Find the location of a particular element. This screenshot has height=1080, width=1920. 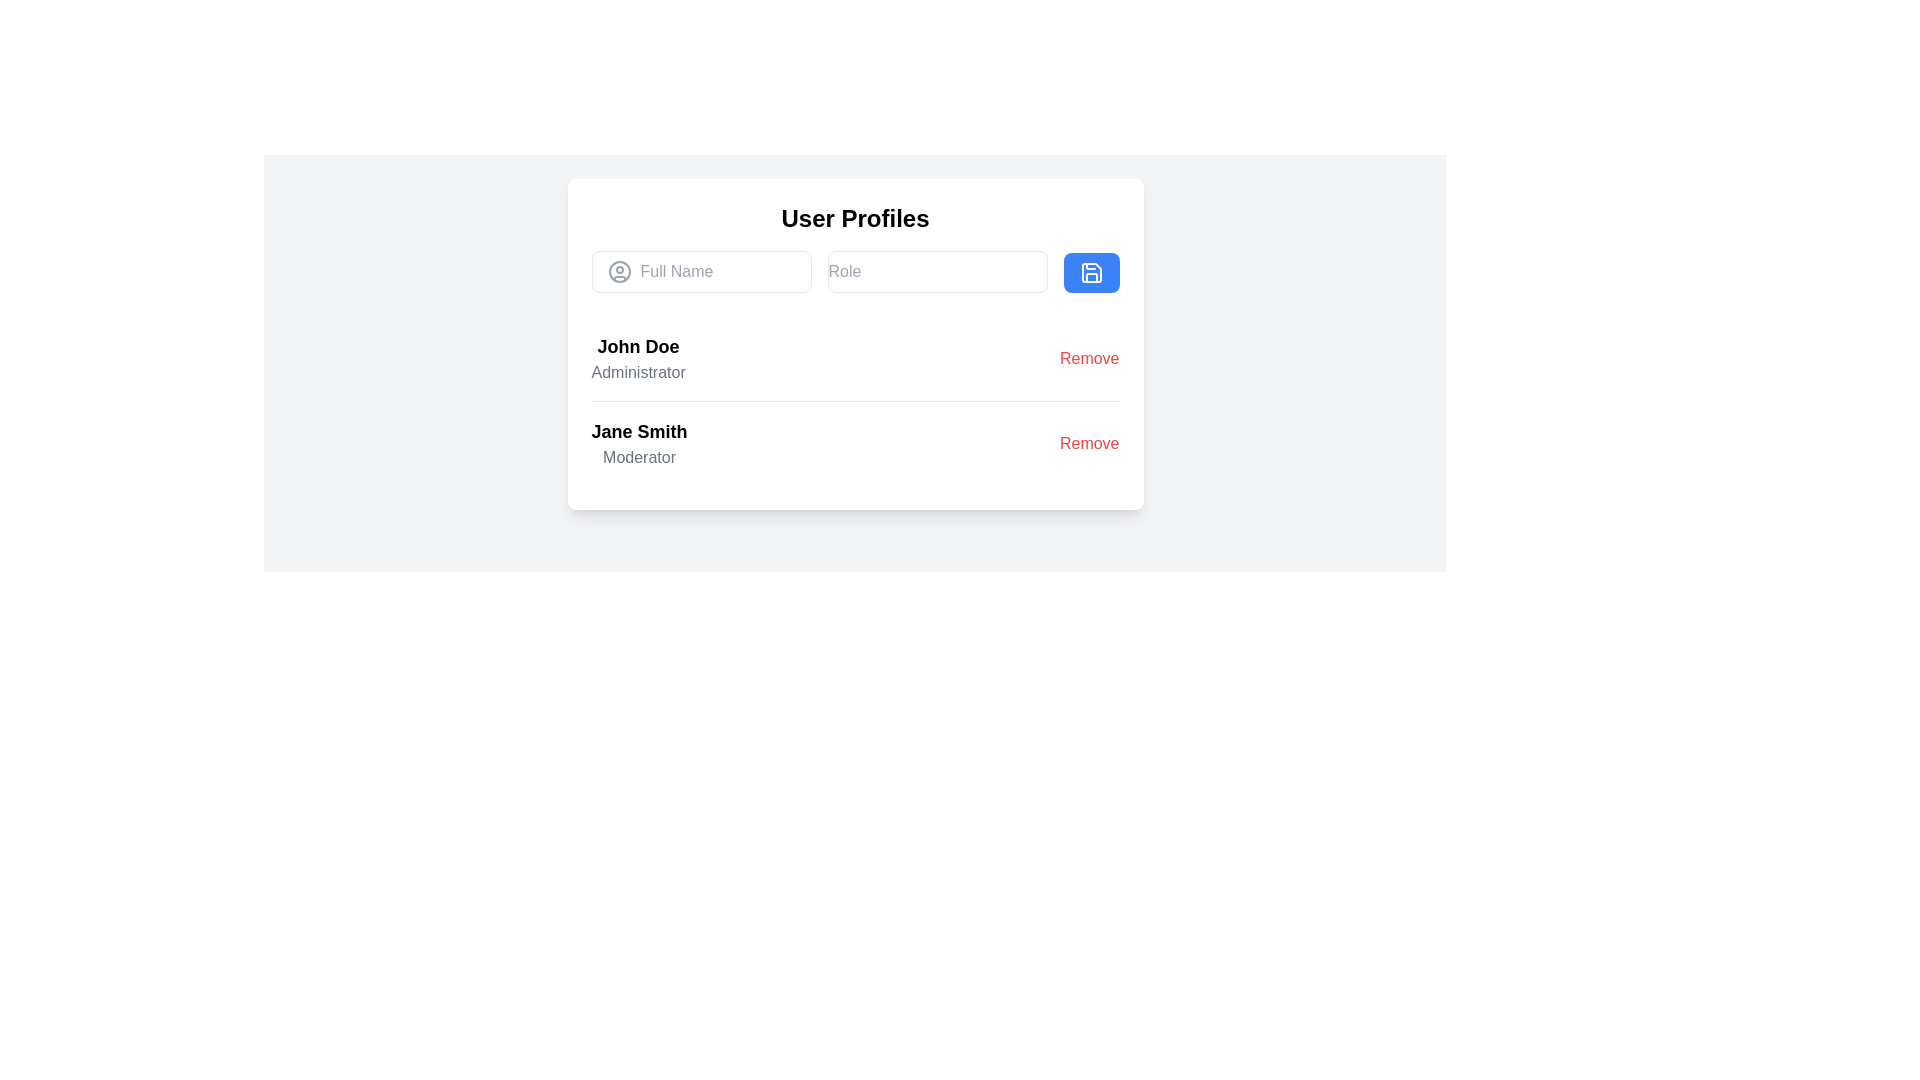

the static text label indicating the role 'Administrator' of the user 'John Doe', which is located directly below the user's name in the profile card is located at coordinates (637, 373).